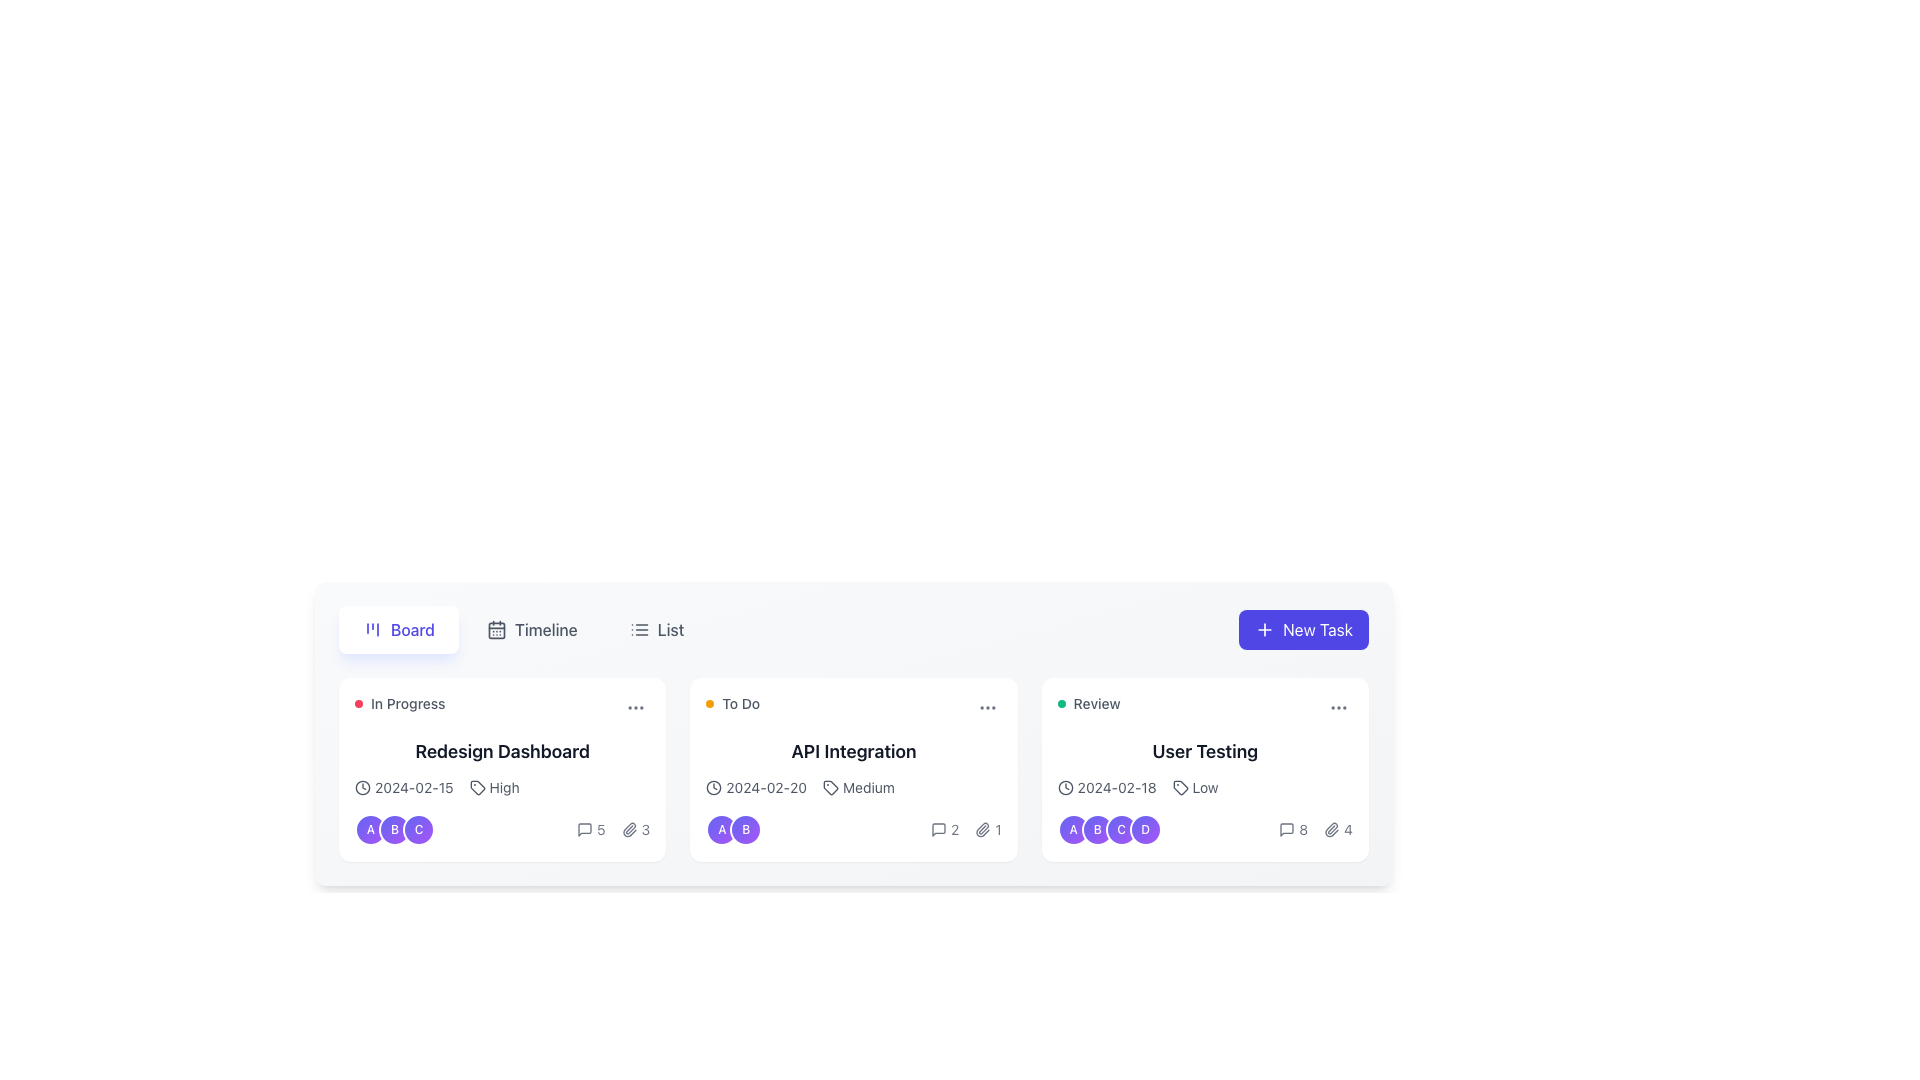 The image size is (1920, 1080). What do you see at coordinates (1338, 829) in the screenshot?
I see `the attachment icon and label displaying the number of attachments associated with the 'User Testing' task` at bounding box center [1338, 829].